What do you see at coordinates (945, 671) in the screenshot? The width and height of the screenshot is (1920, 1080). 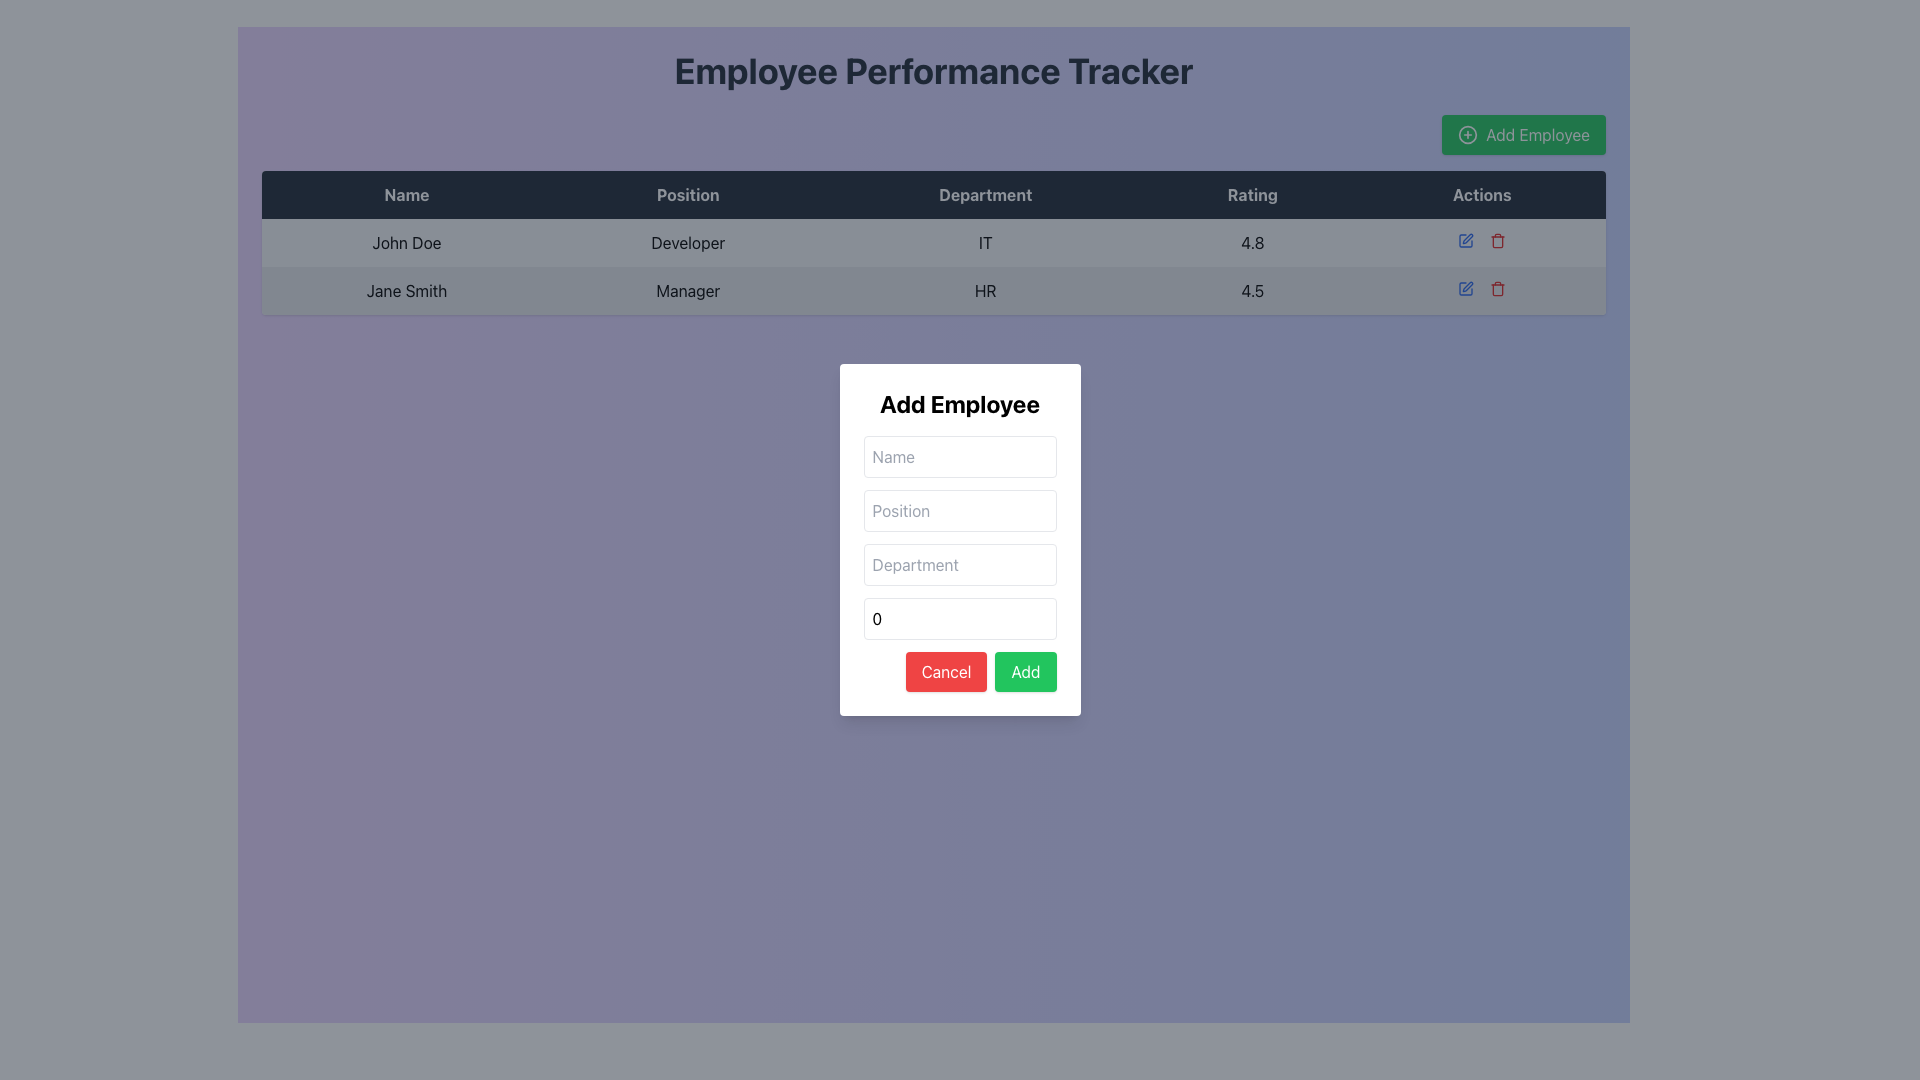 I see `the 'Cancel' button, which has a red background and white text, positioned to the left of the 'Add' button in the 'Add Employee' modal` at bounding box center [945, 671].